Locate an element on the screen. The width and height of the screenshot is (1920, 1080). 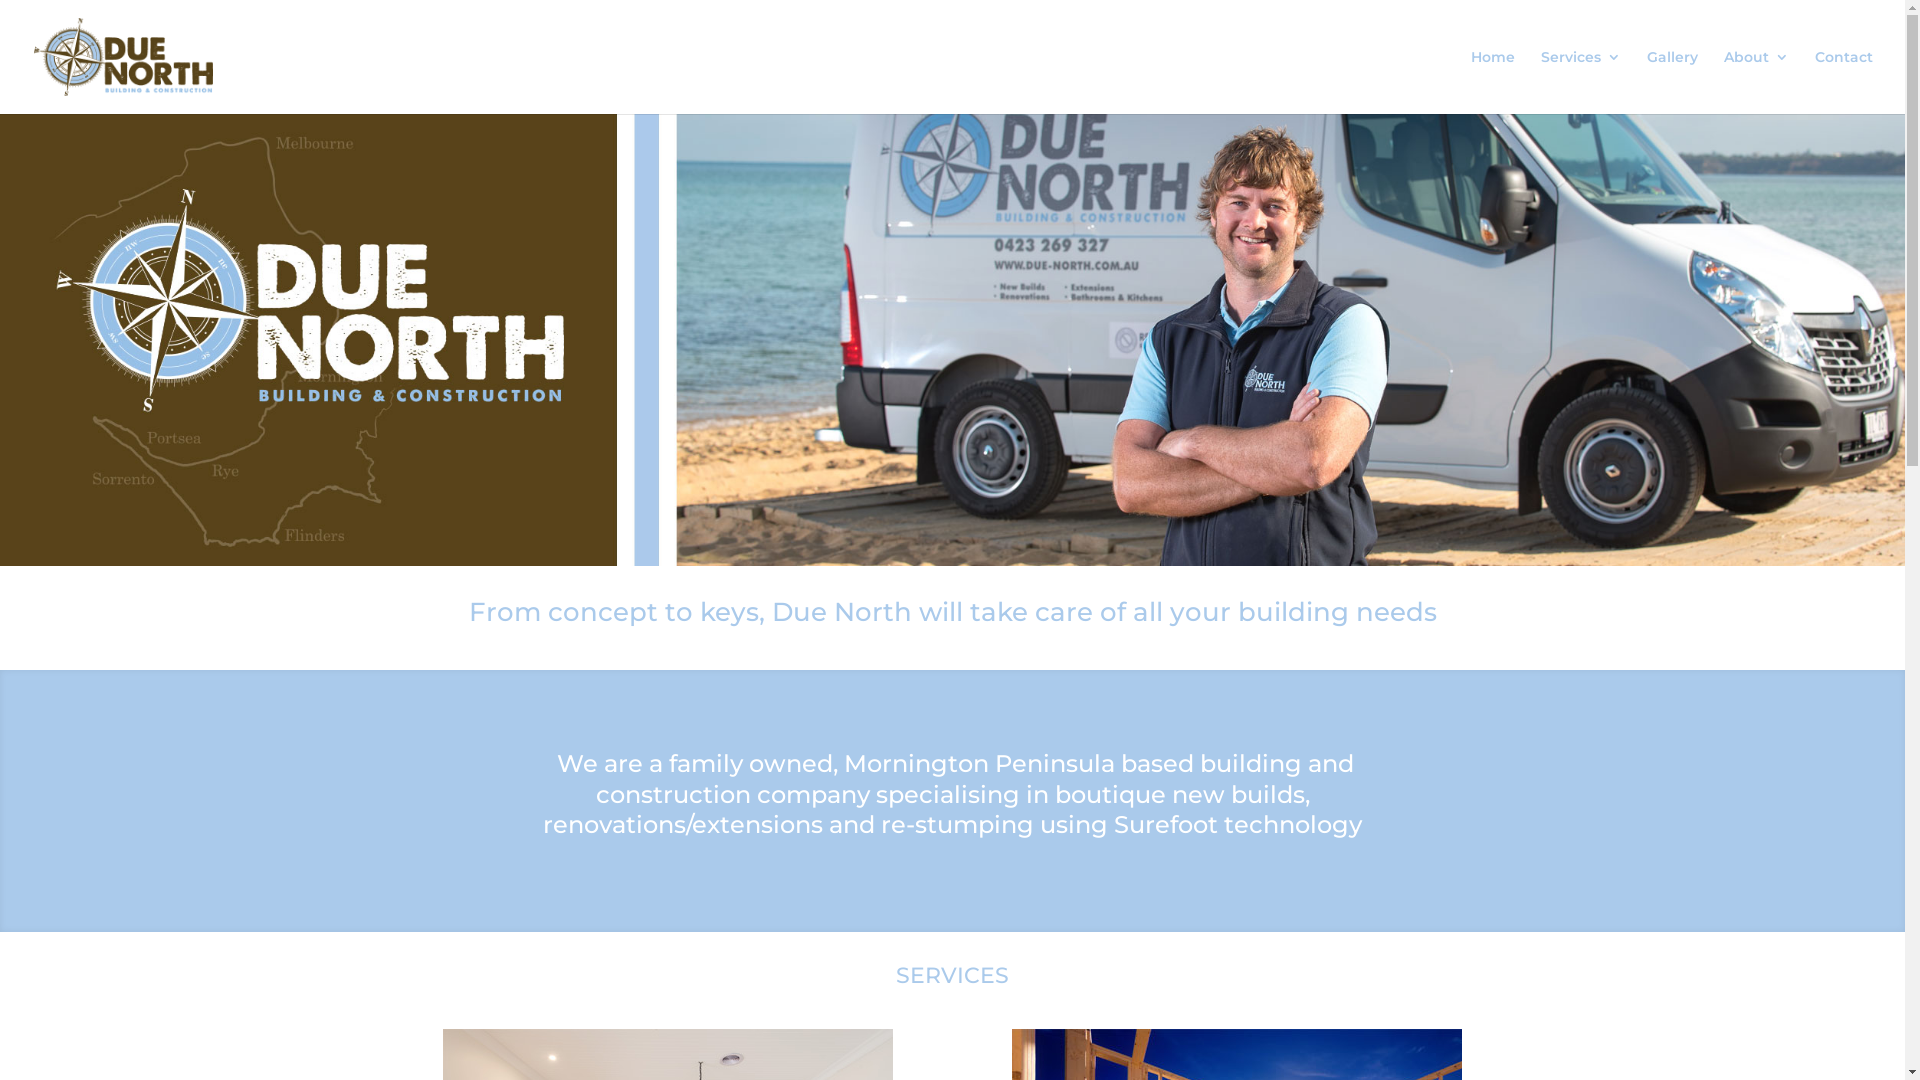
'Contact' is located at coordinates (1814, 80).